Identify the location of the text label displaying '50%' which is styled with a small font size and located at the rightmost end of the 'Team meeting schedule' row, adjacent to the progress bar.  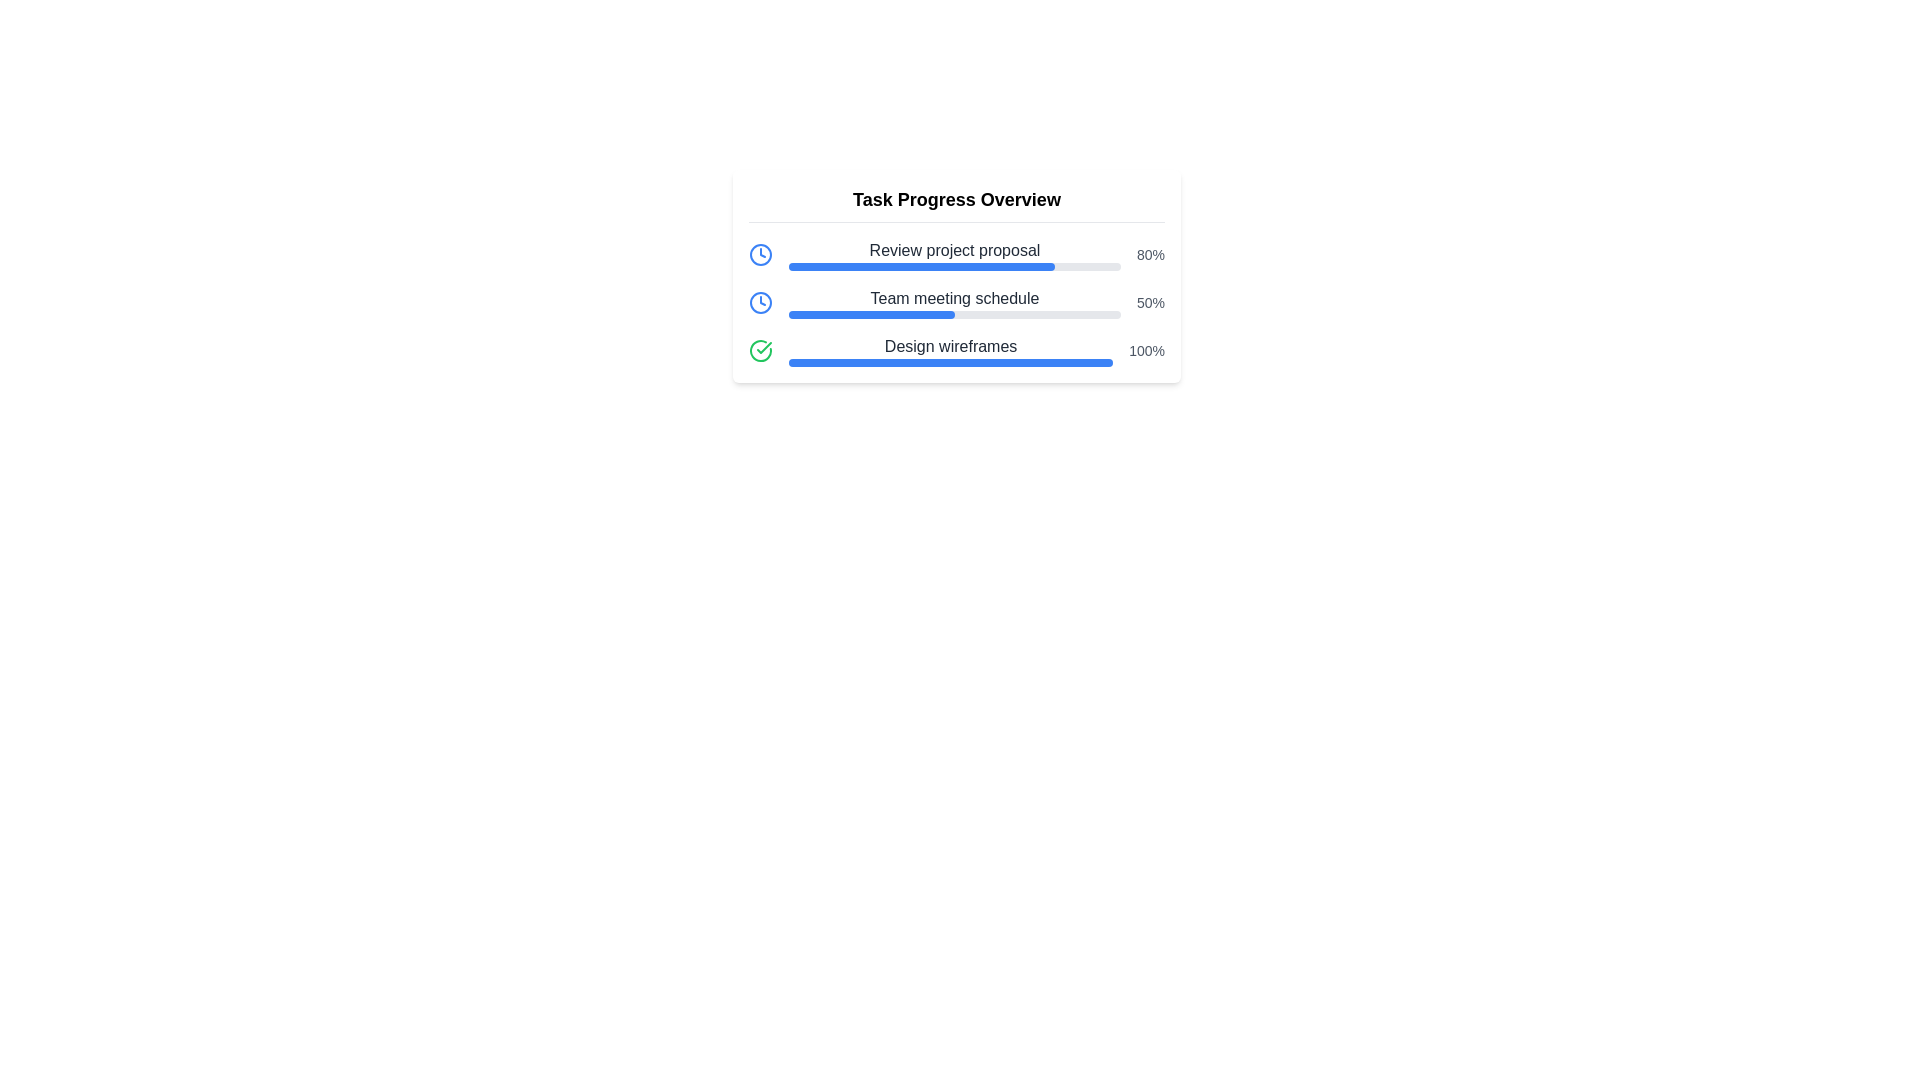
(1151, 303).